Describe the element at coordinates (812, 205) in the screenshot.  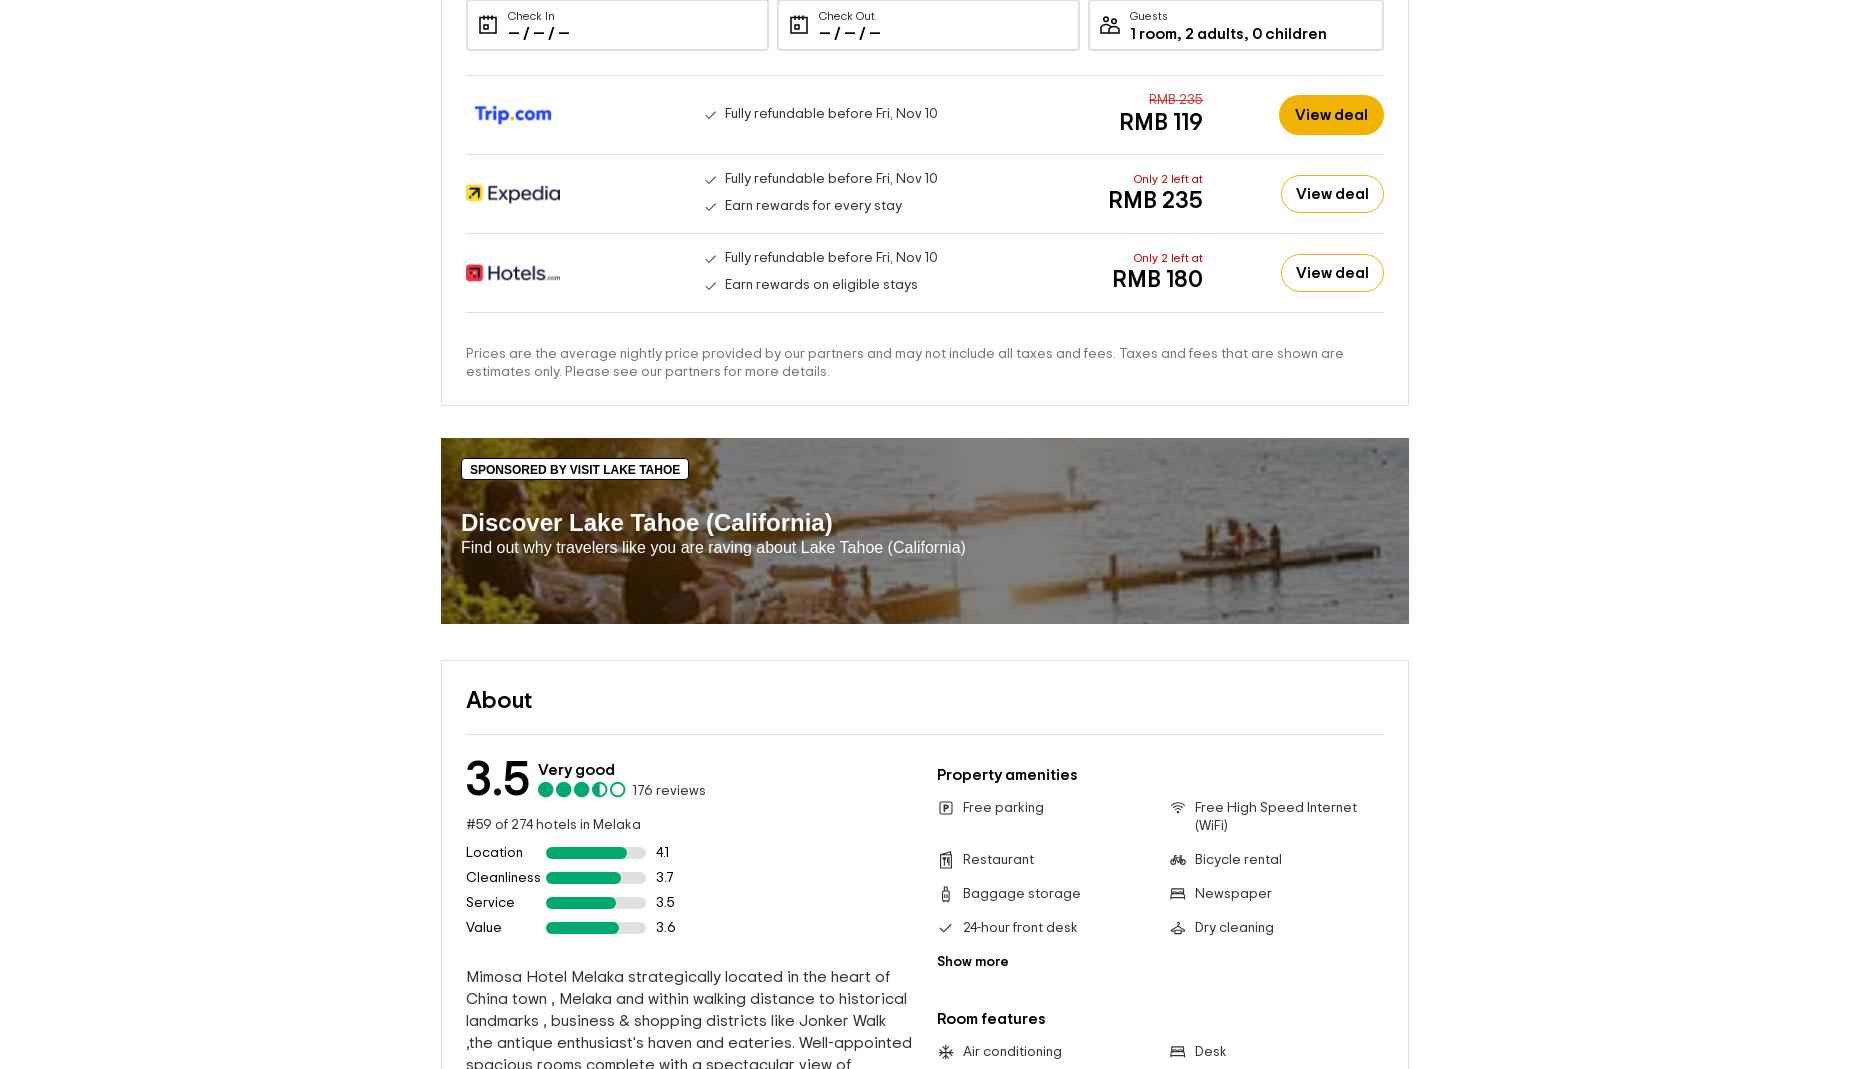
I see `'Earn rewards for every stay'` at that location.